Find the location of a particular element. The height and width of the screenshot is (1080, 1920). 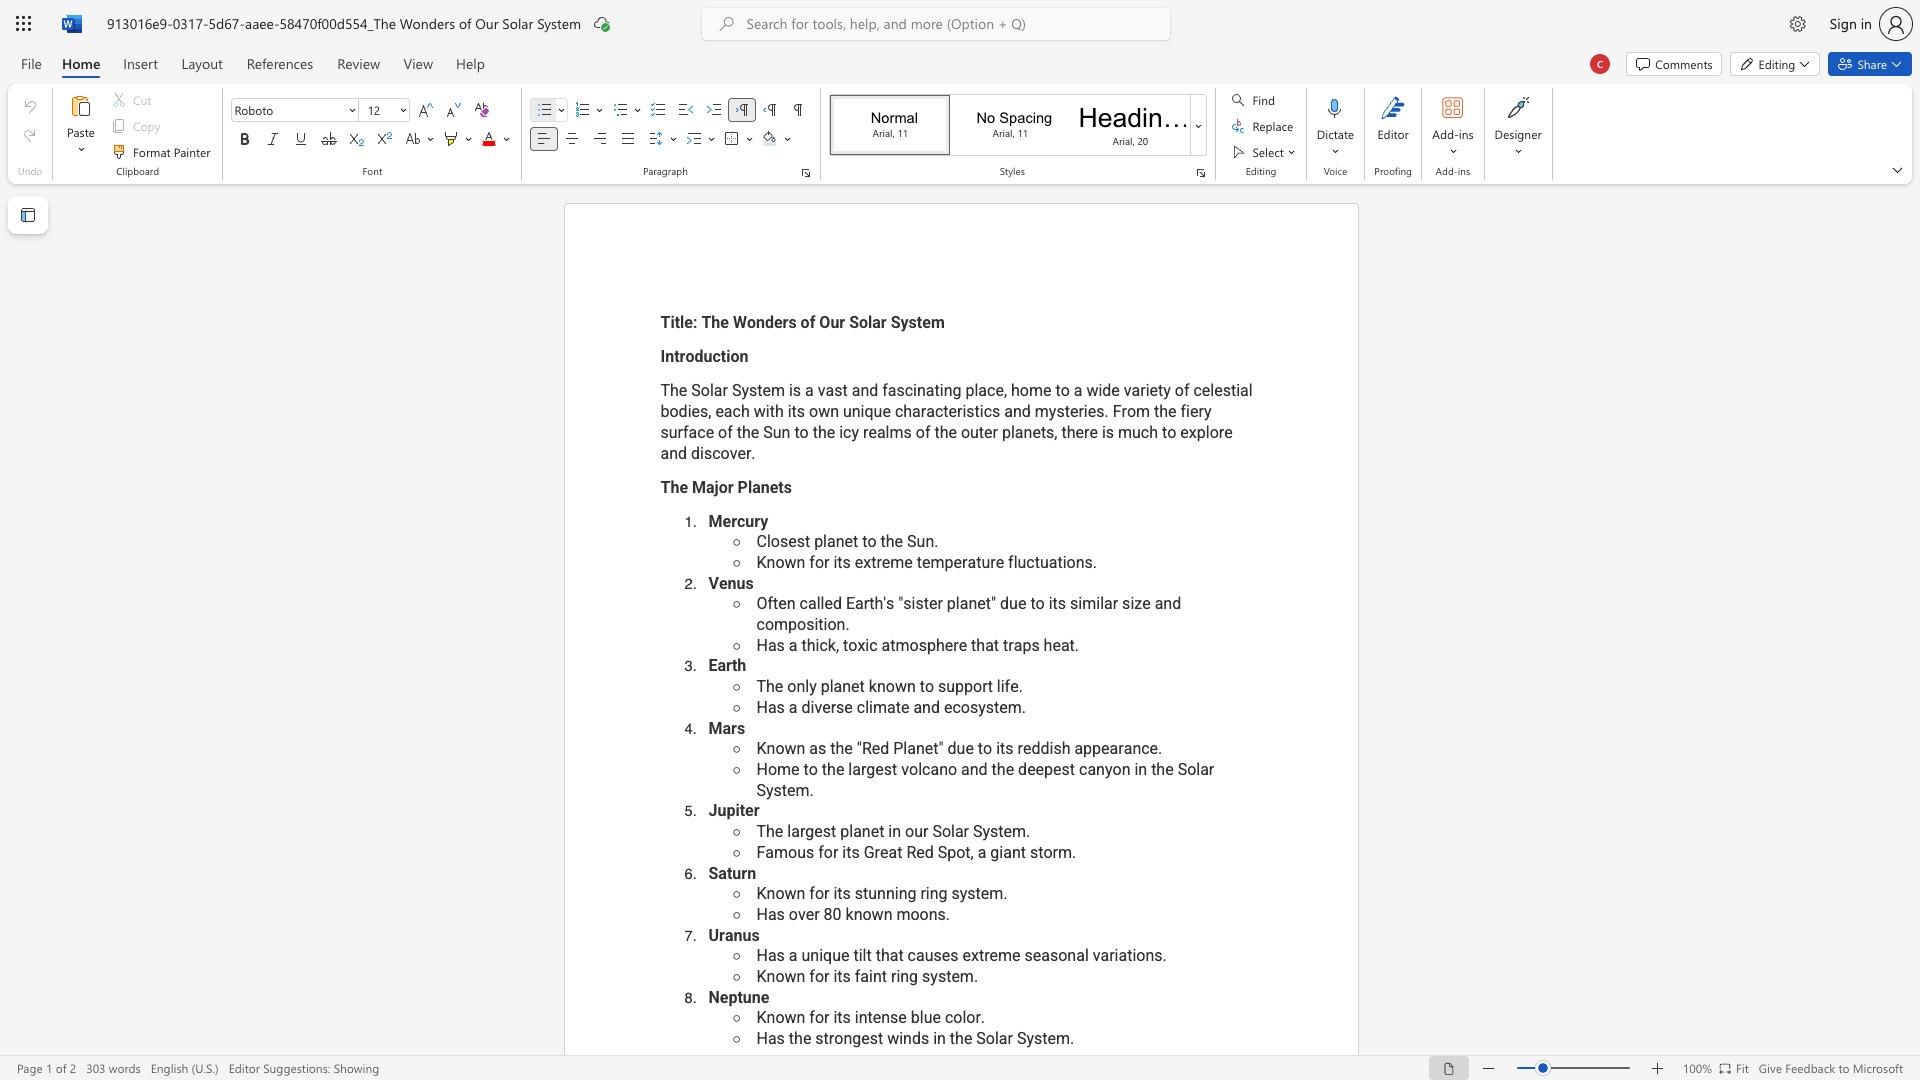

the 1th character "e" in the text is located at coordinates (826, 706).